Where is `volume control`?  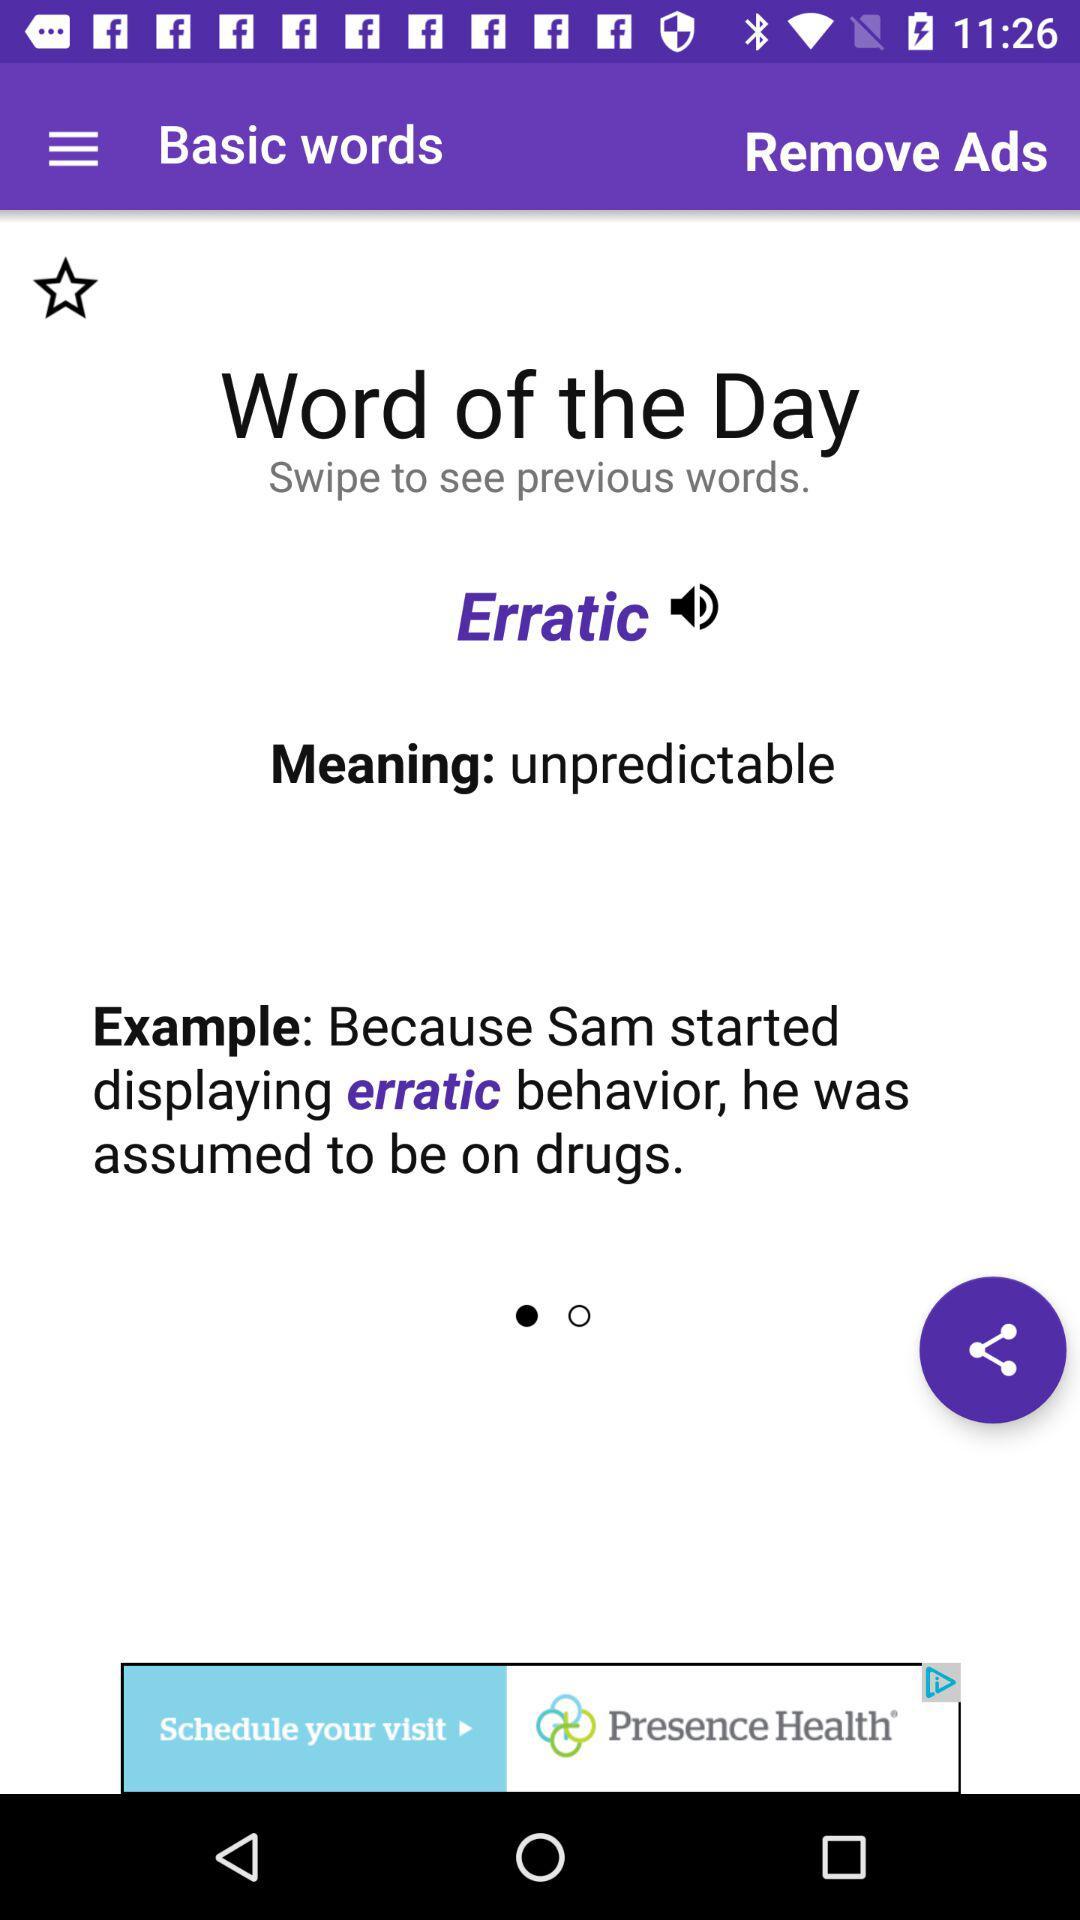 volume control is located at coordinates (693, 605).